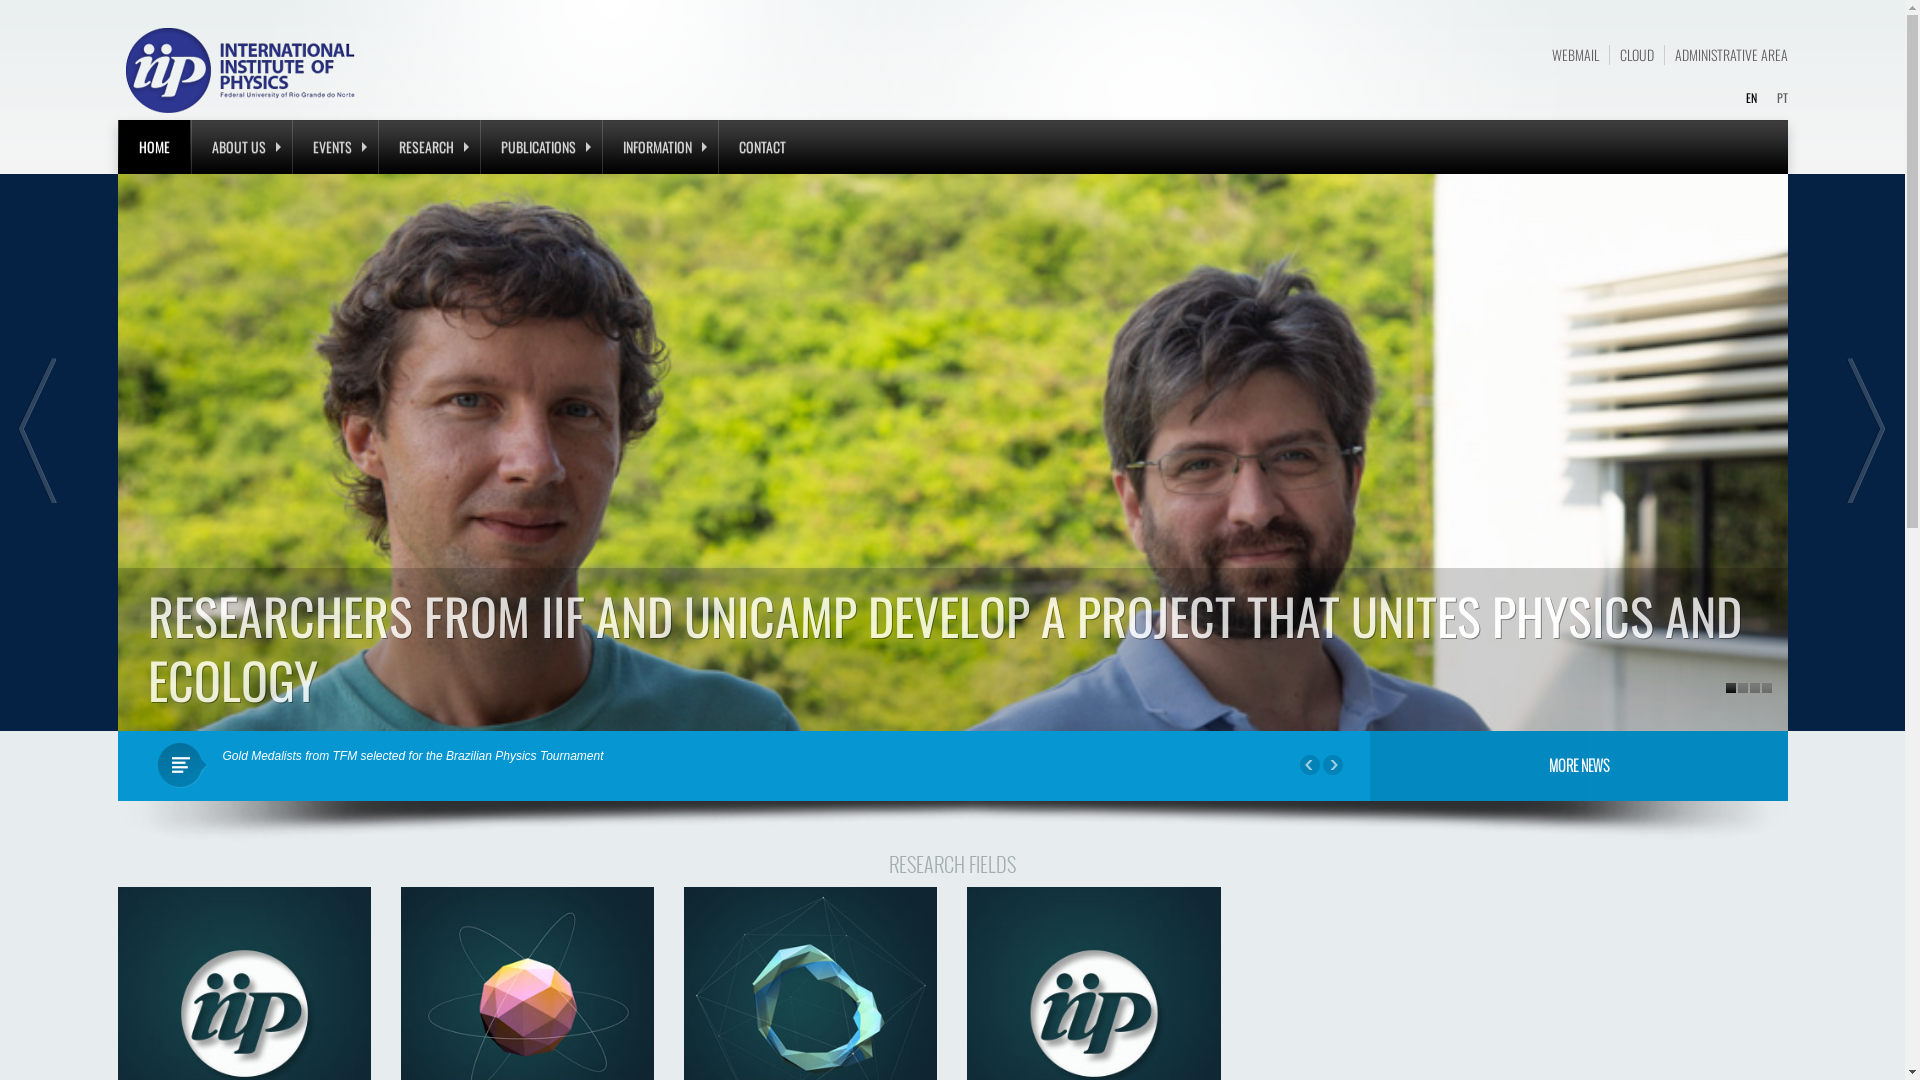 The image size is (1920, 1080). I want to click on 'EVENTS', so click(334, 145).